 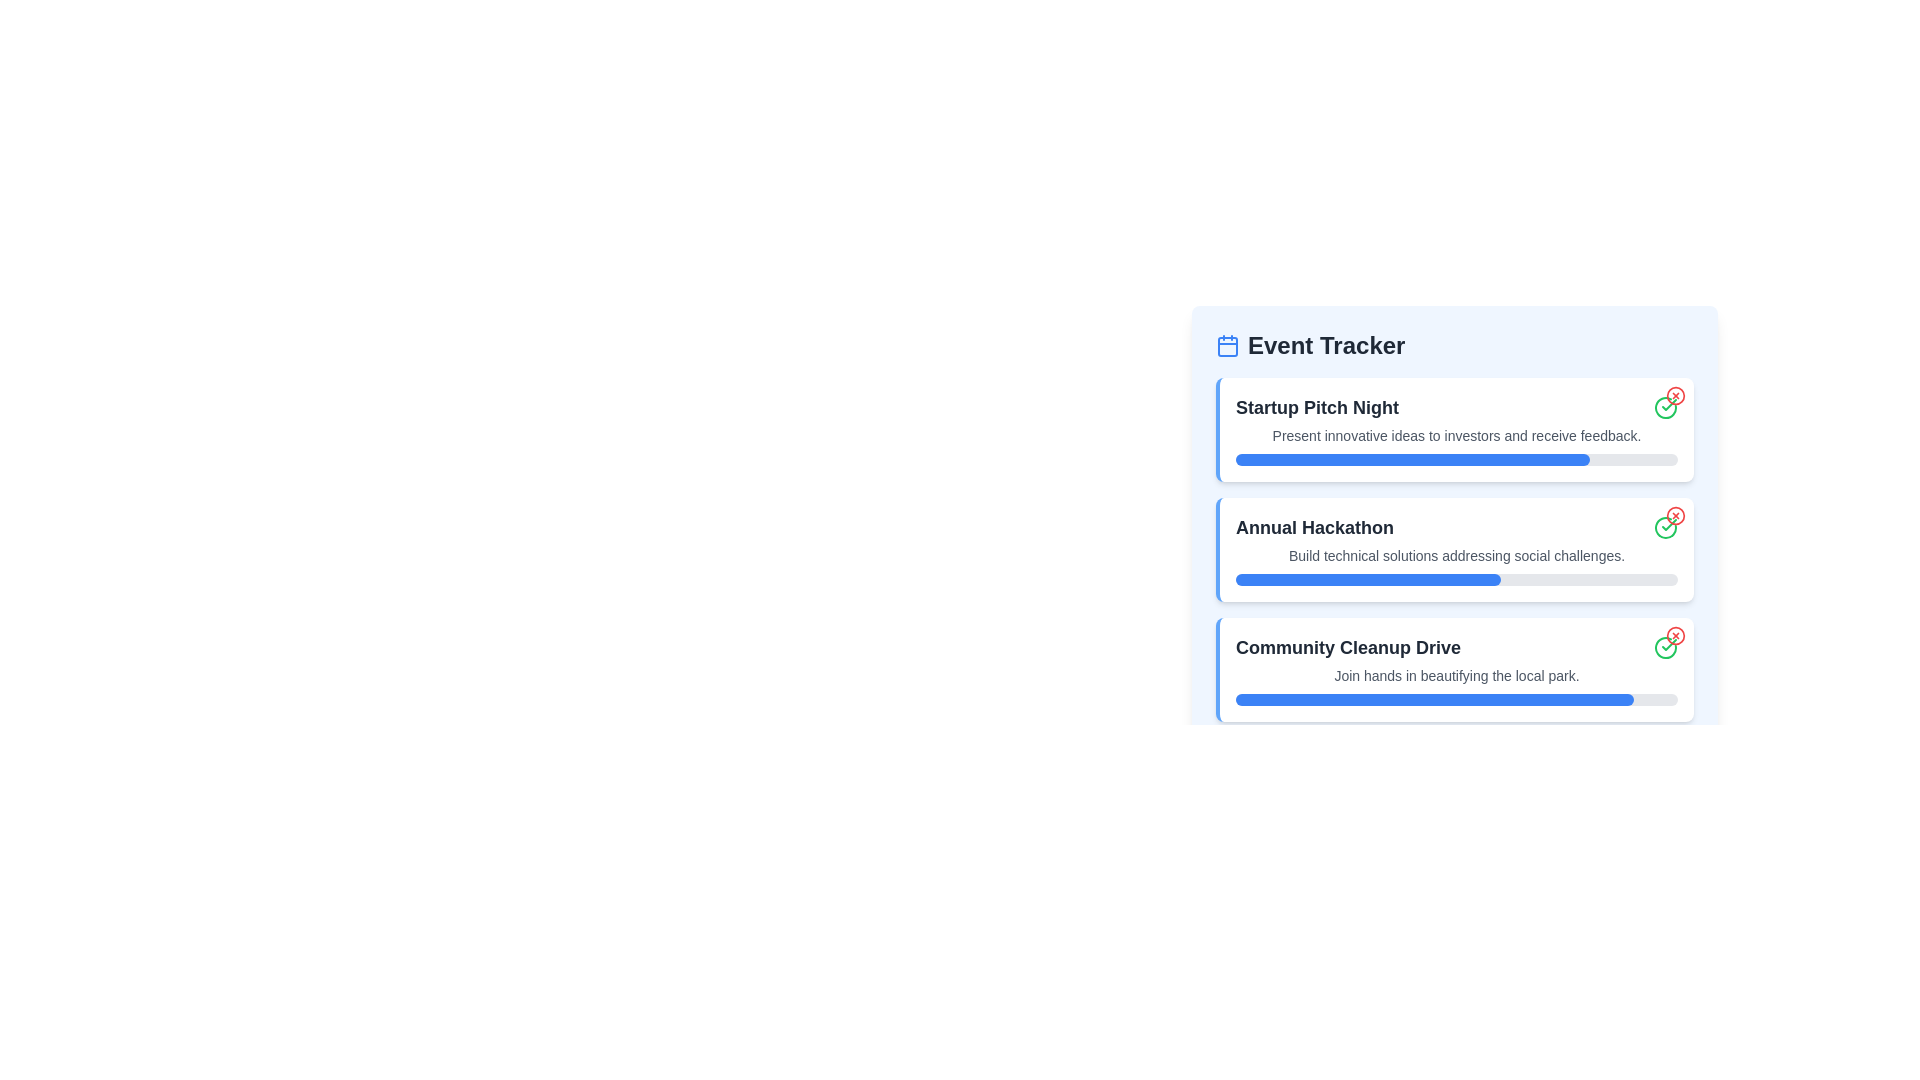 What do you see at coordinates (1675, 396) in the screenshot?
I see `the red hollow circular icon located in the top-right corner of the 'Startup Pitch Night' section of the 'Event Tracker' interface` at bounding box center [1675, 396].